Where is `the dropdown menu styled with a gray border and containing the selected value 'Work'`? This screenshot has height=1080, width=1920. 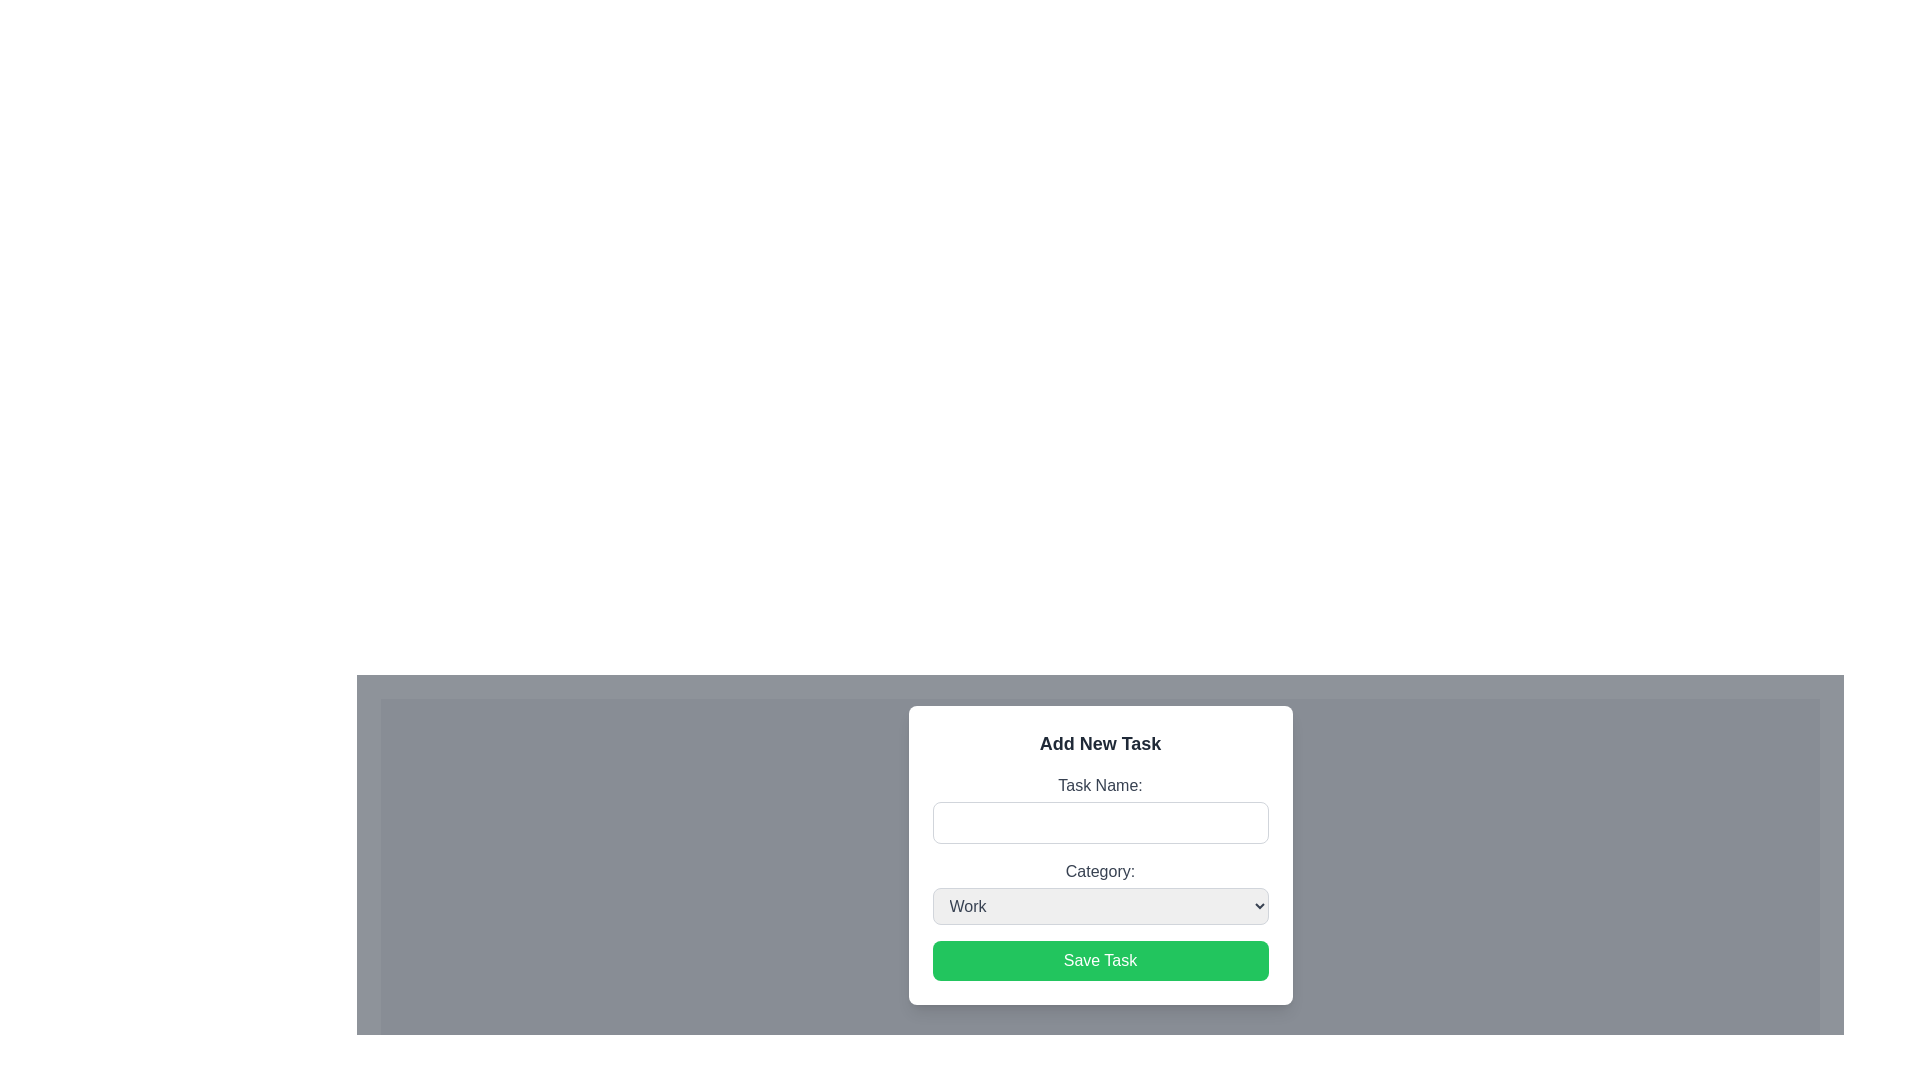
the dropdown menu styled with a gray border and containing the selected value 'Work' is located at coordinates (1099, 906).